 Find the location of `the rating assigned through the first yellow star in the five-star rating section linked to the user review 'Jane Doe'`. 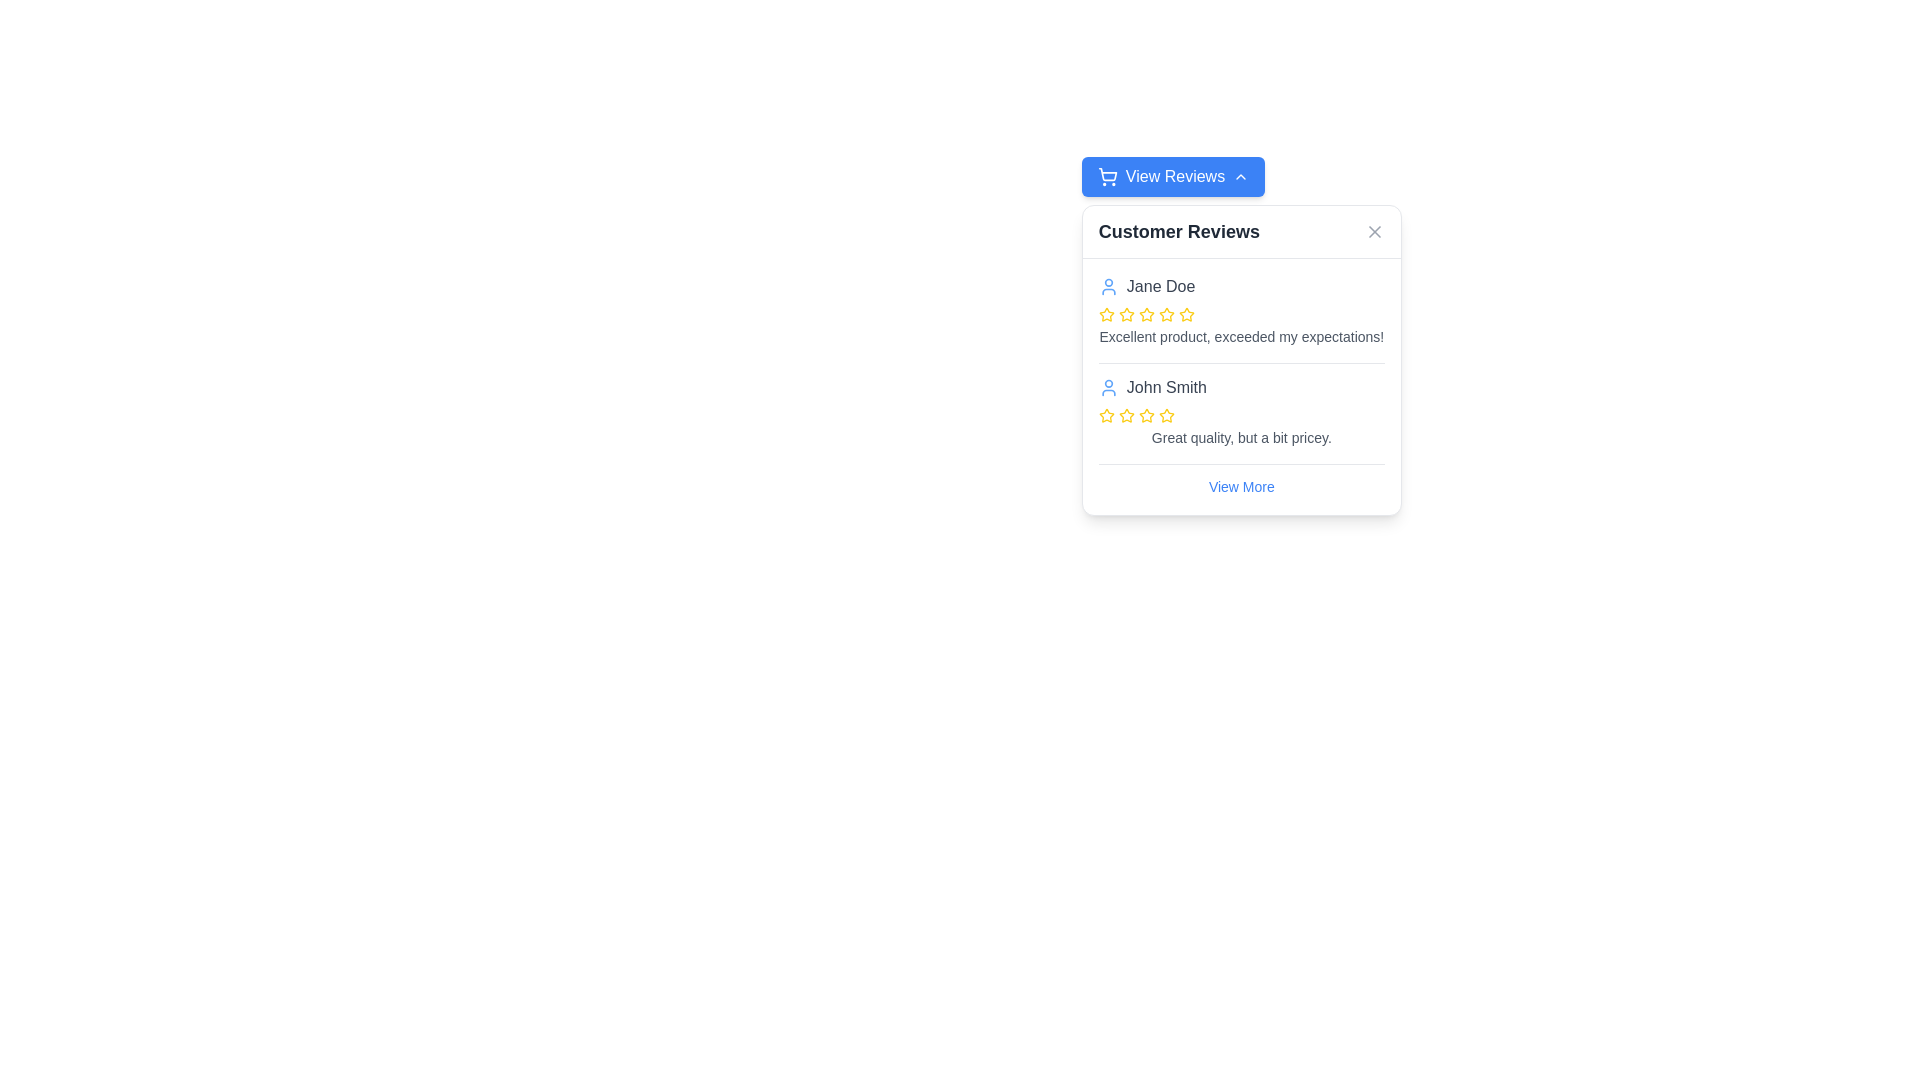

the rating assigned through the first yellow star in the five-star rating section linked to the user review 'Jane Doe' is located at coordinates (1126, 314).